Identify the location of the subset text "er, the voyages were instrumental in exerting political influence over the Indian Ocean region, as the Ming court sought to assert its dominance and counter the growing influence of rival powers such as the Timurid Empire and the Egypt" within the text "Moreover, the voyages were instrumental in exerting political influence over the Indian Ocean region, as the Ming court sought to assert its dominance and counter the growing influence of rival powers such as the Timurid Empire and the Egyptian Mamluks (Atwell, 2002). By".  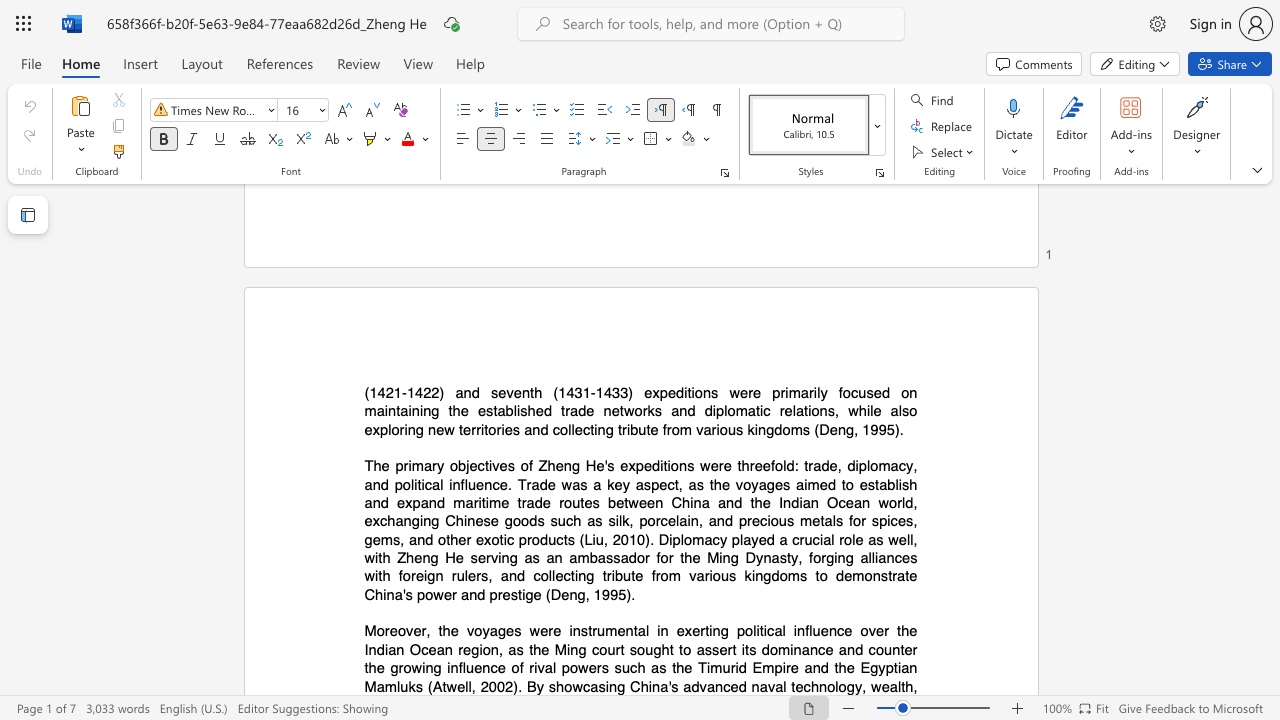
(412, 631).